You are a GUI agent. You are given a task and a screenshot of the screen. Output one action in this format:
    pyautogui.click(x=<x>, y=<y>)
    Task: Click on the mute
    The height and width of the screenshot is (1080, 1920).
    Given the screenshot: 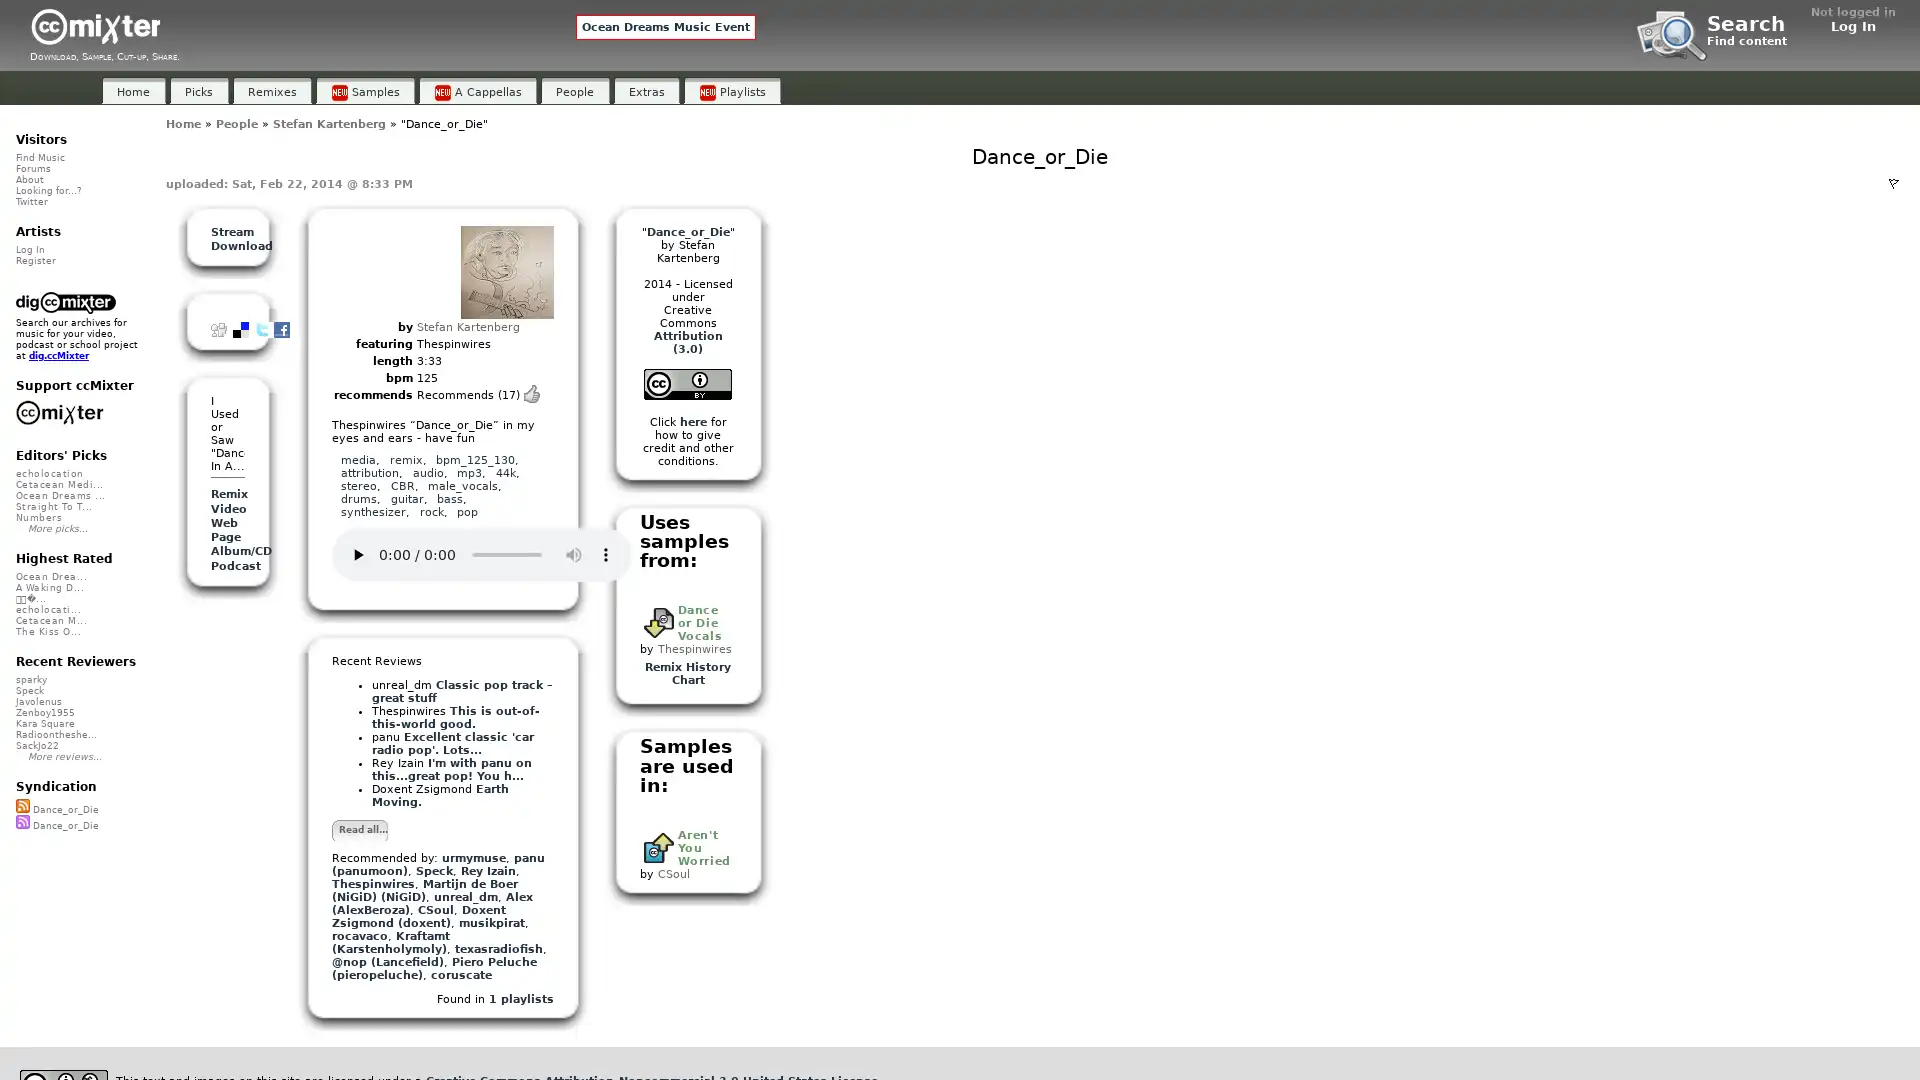 What is the action you would take?
    pyautogui.click(x=573, y=554)
    